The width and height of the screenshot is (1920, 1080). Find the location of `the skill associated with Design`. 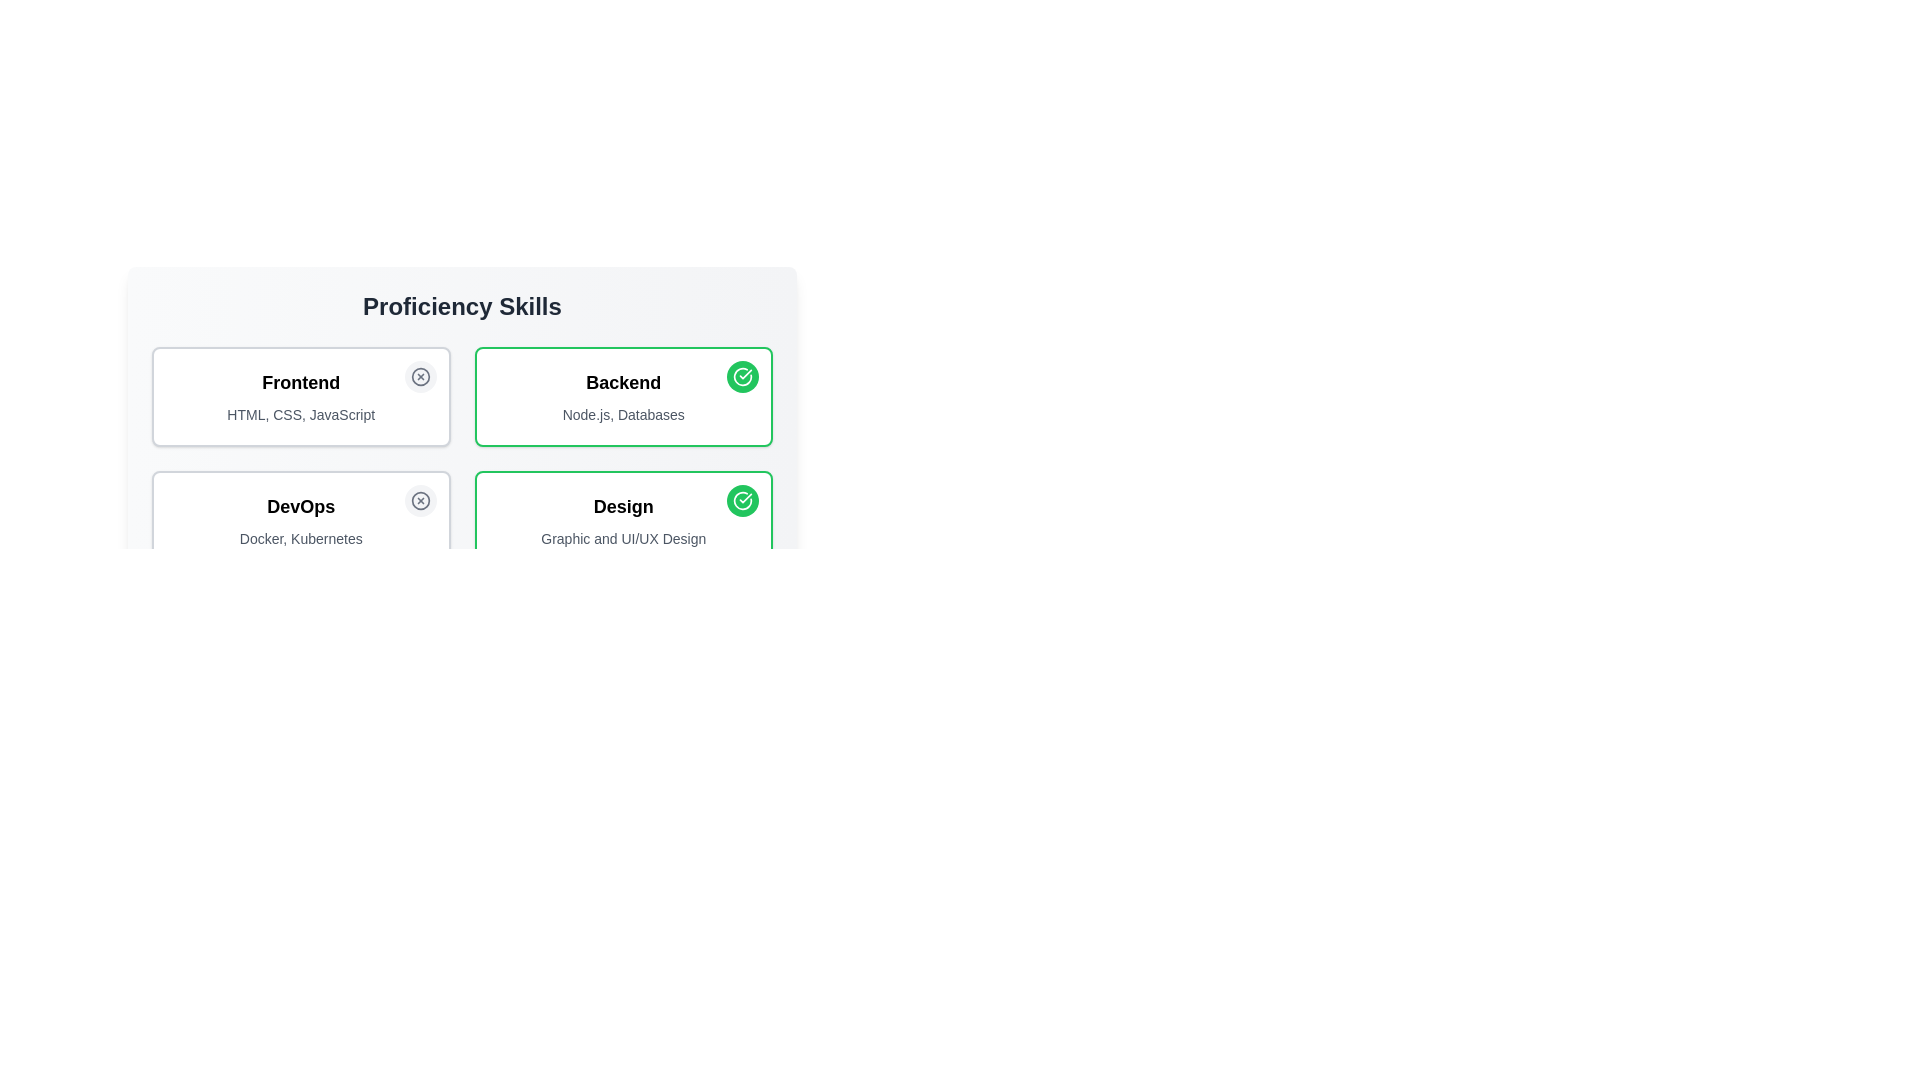

the skill associated with Design is located at coordinates (742, 500).